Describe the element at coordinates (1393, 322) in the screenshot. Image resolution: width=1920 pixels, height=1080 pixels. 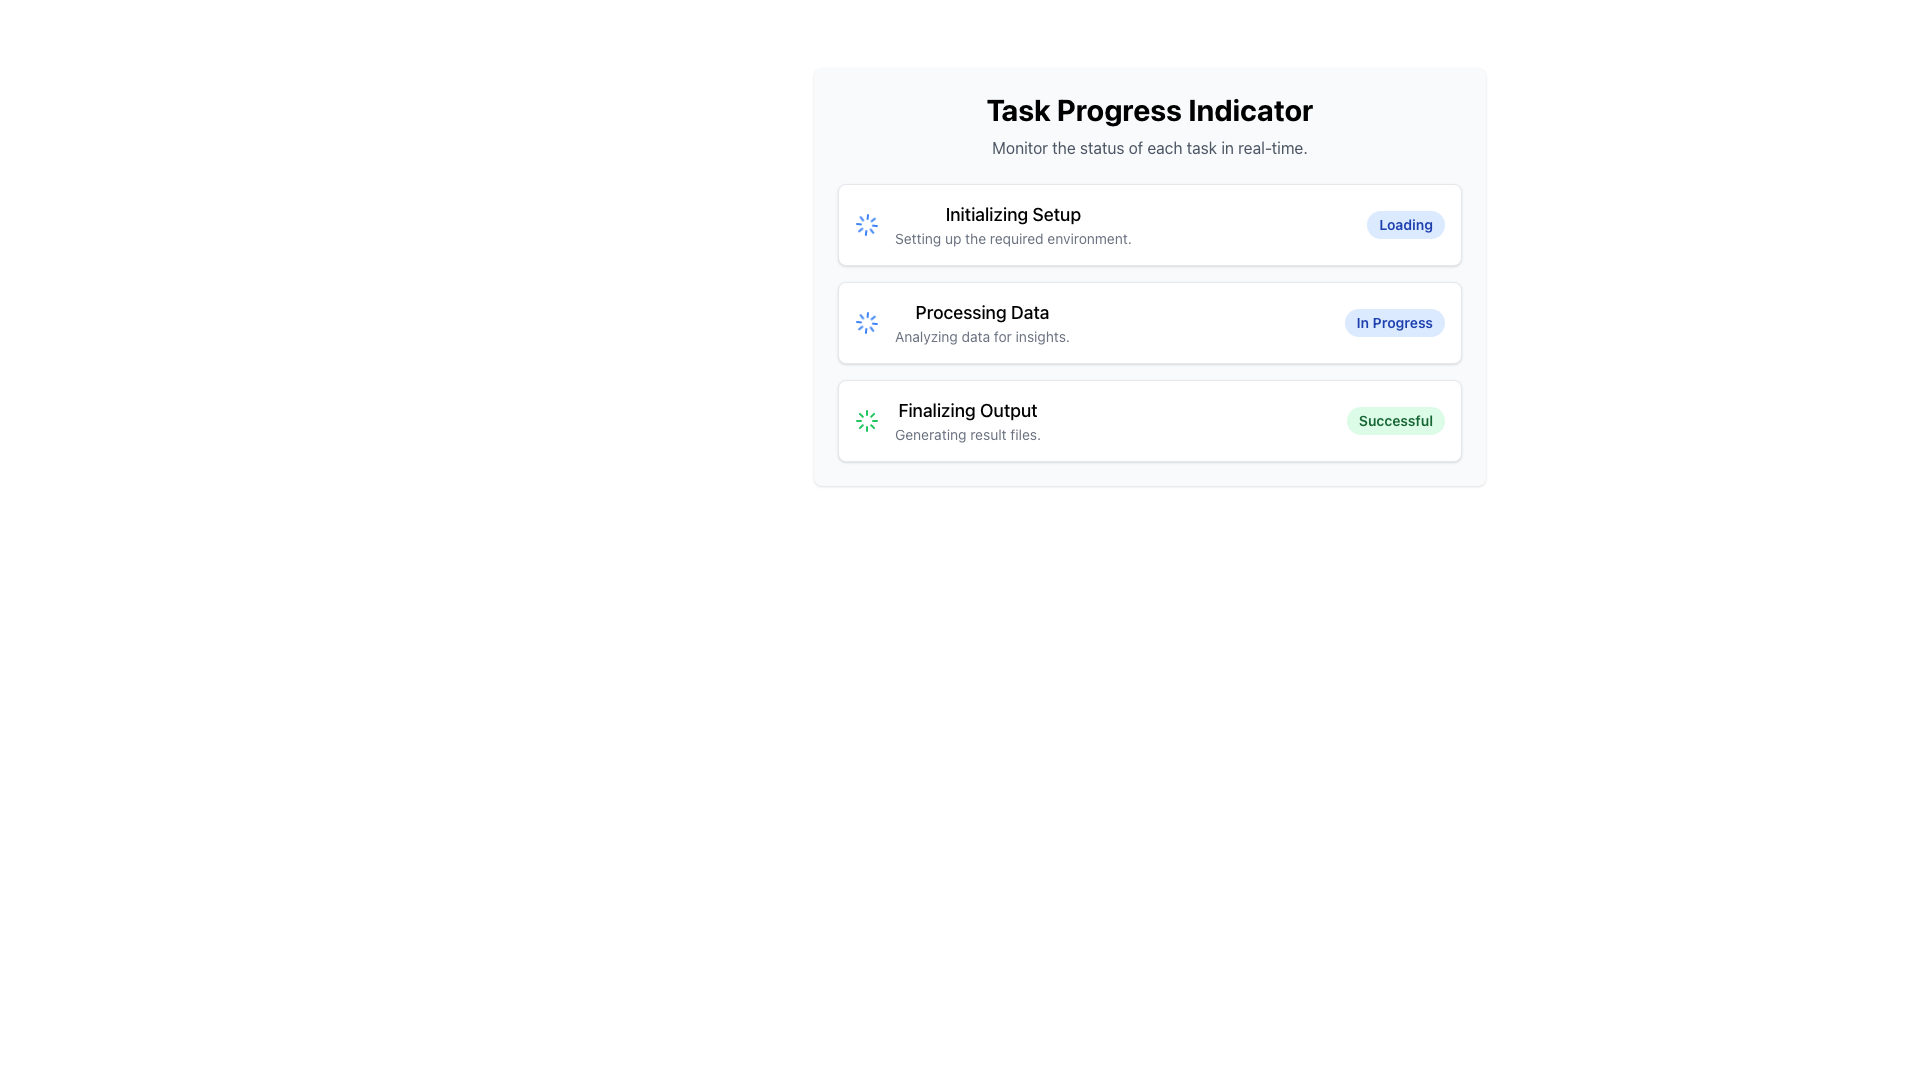
I see `the Status Indicator Label with the text 'In Progress', which has a light blue background and is located in the second task block titled 'Processing Data'` at that location.